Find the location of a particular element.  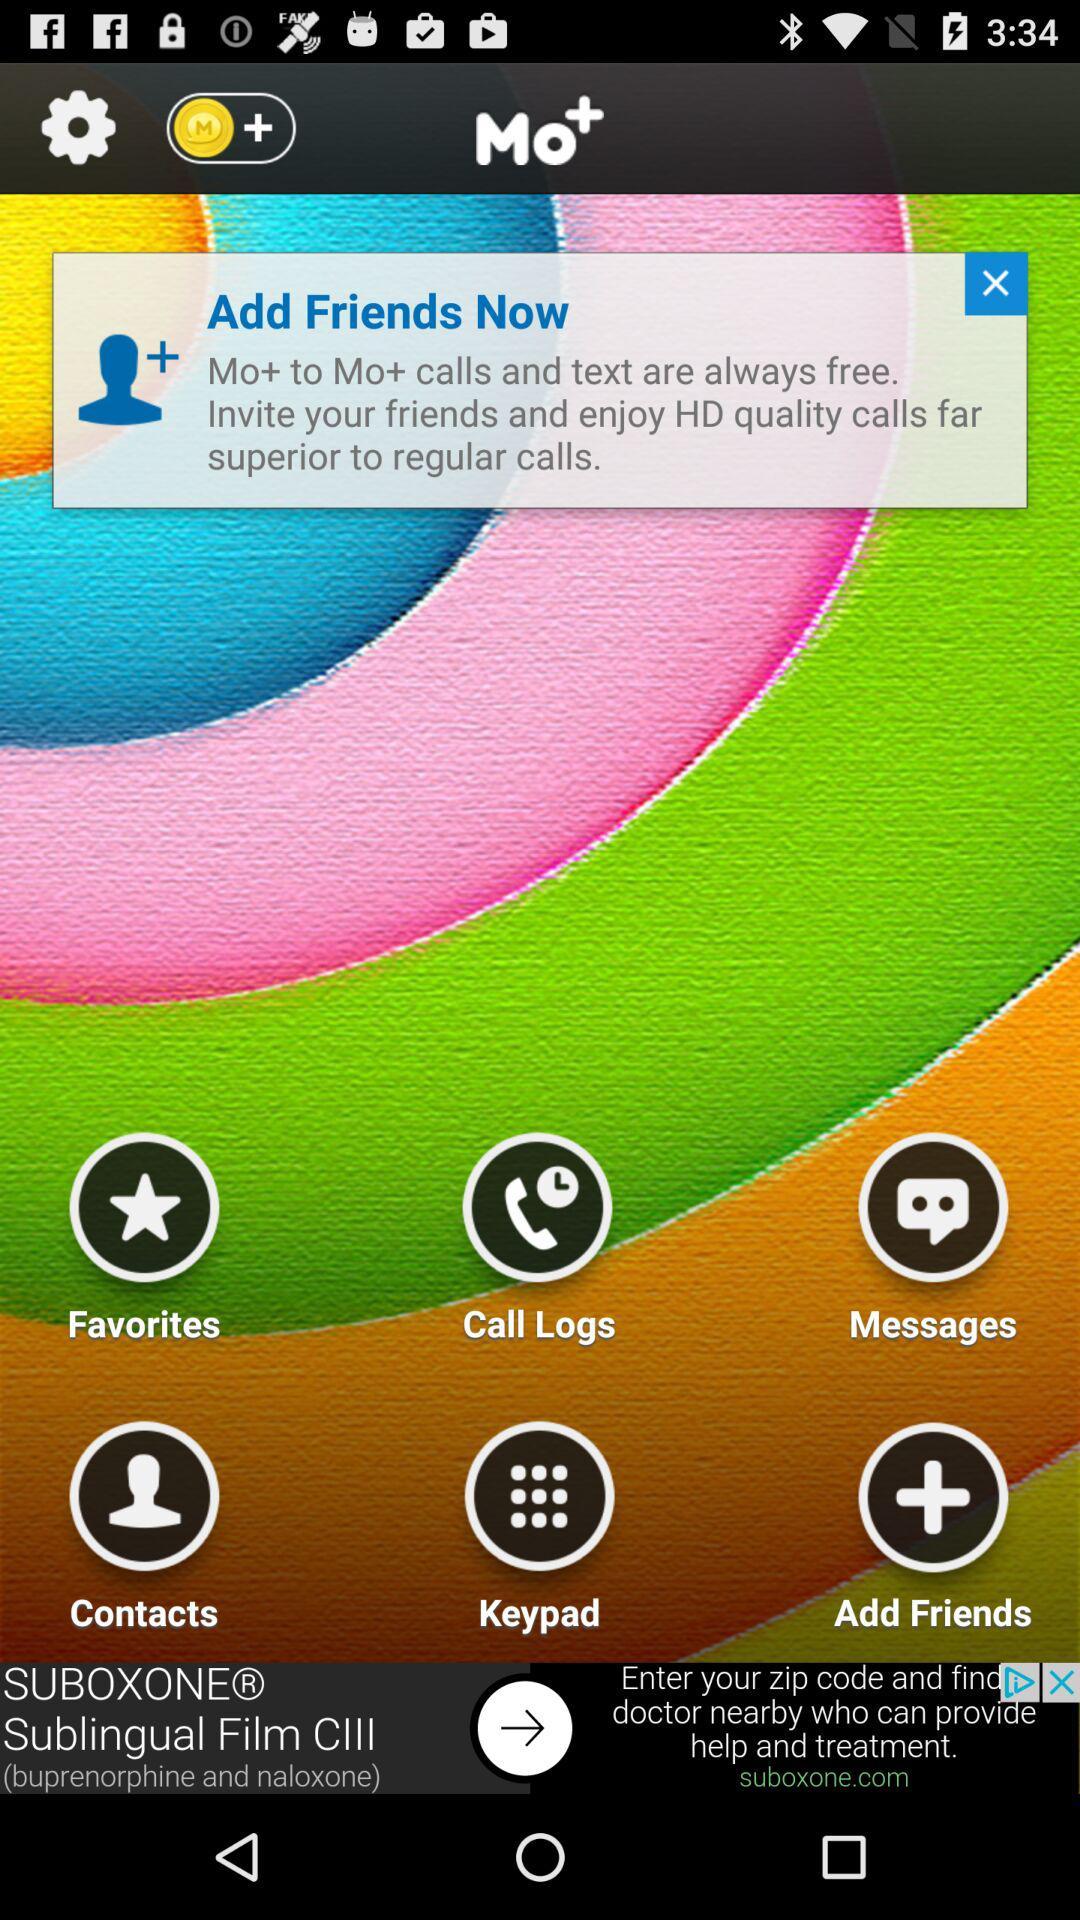

close is located at coordinates (987, 291).